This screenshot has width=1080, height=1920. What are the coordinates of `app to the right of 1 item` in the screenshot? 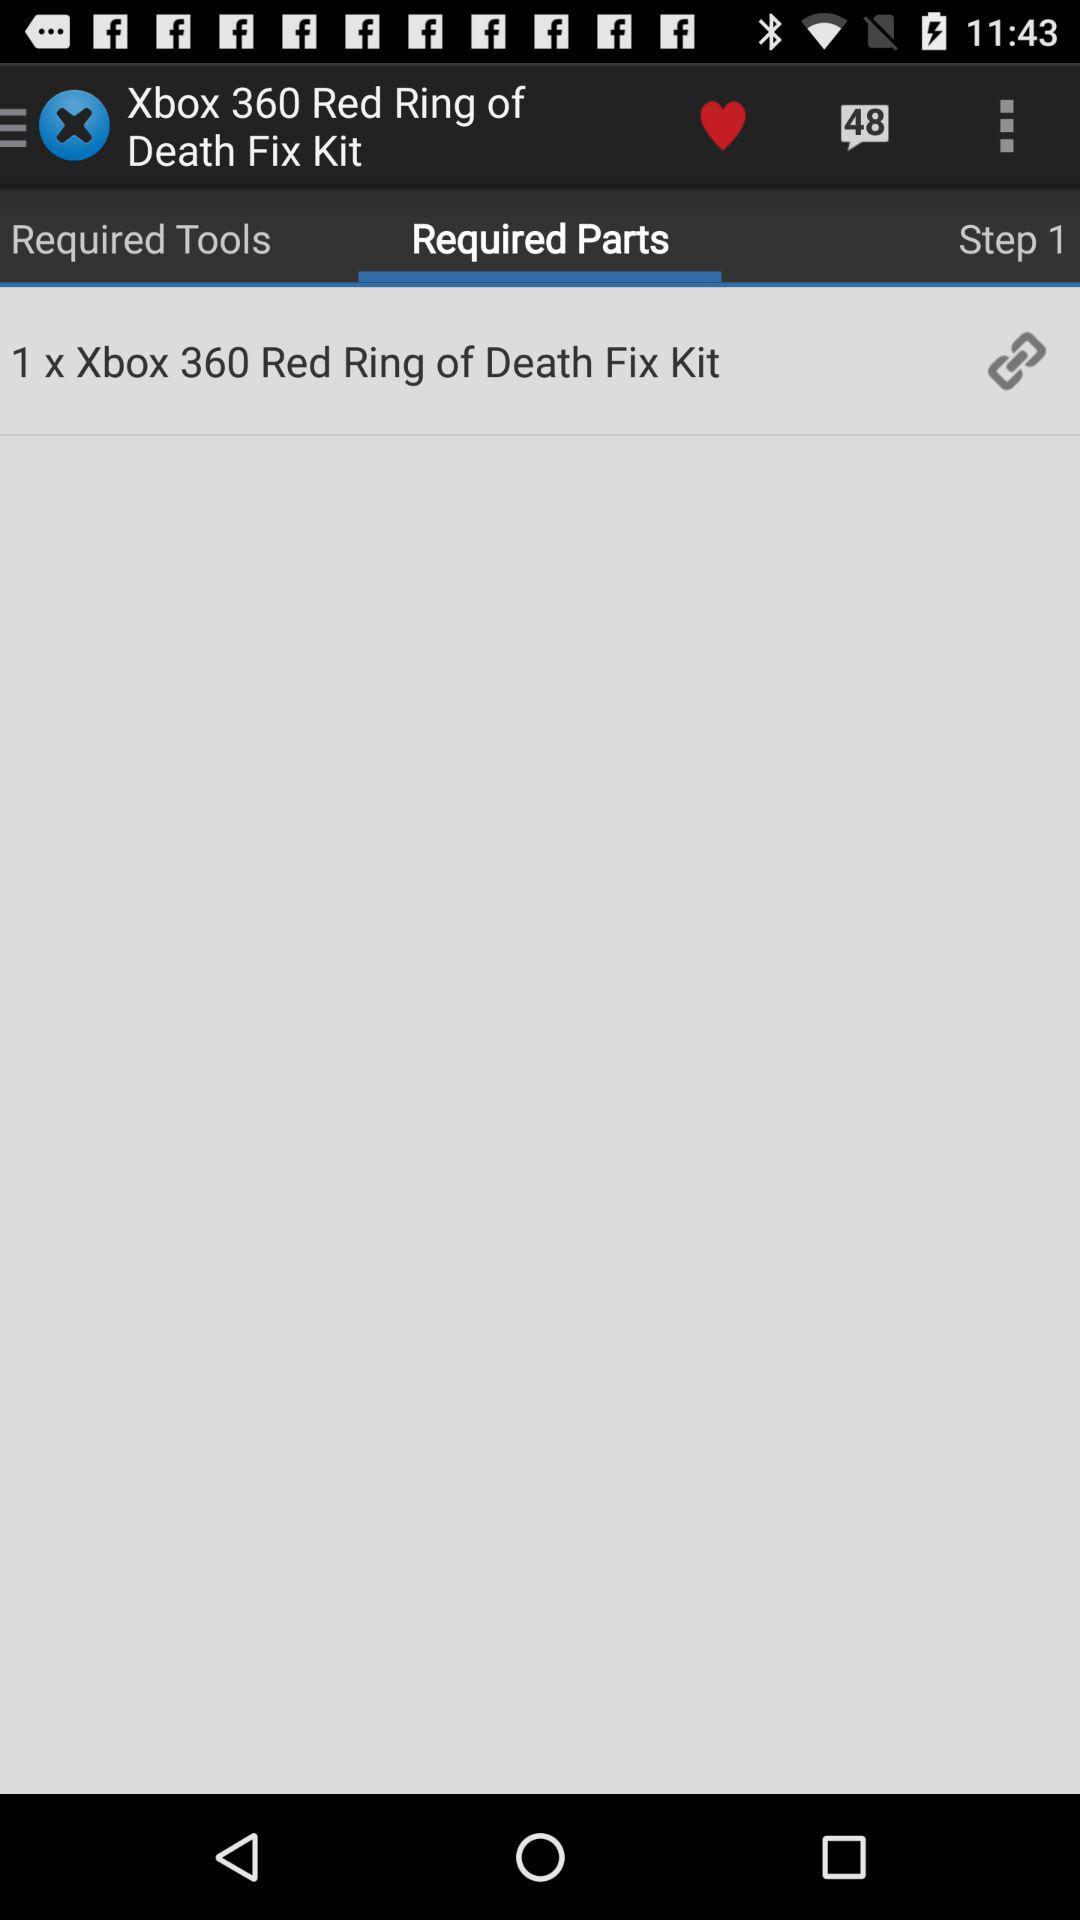 It's located at (53, 360).